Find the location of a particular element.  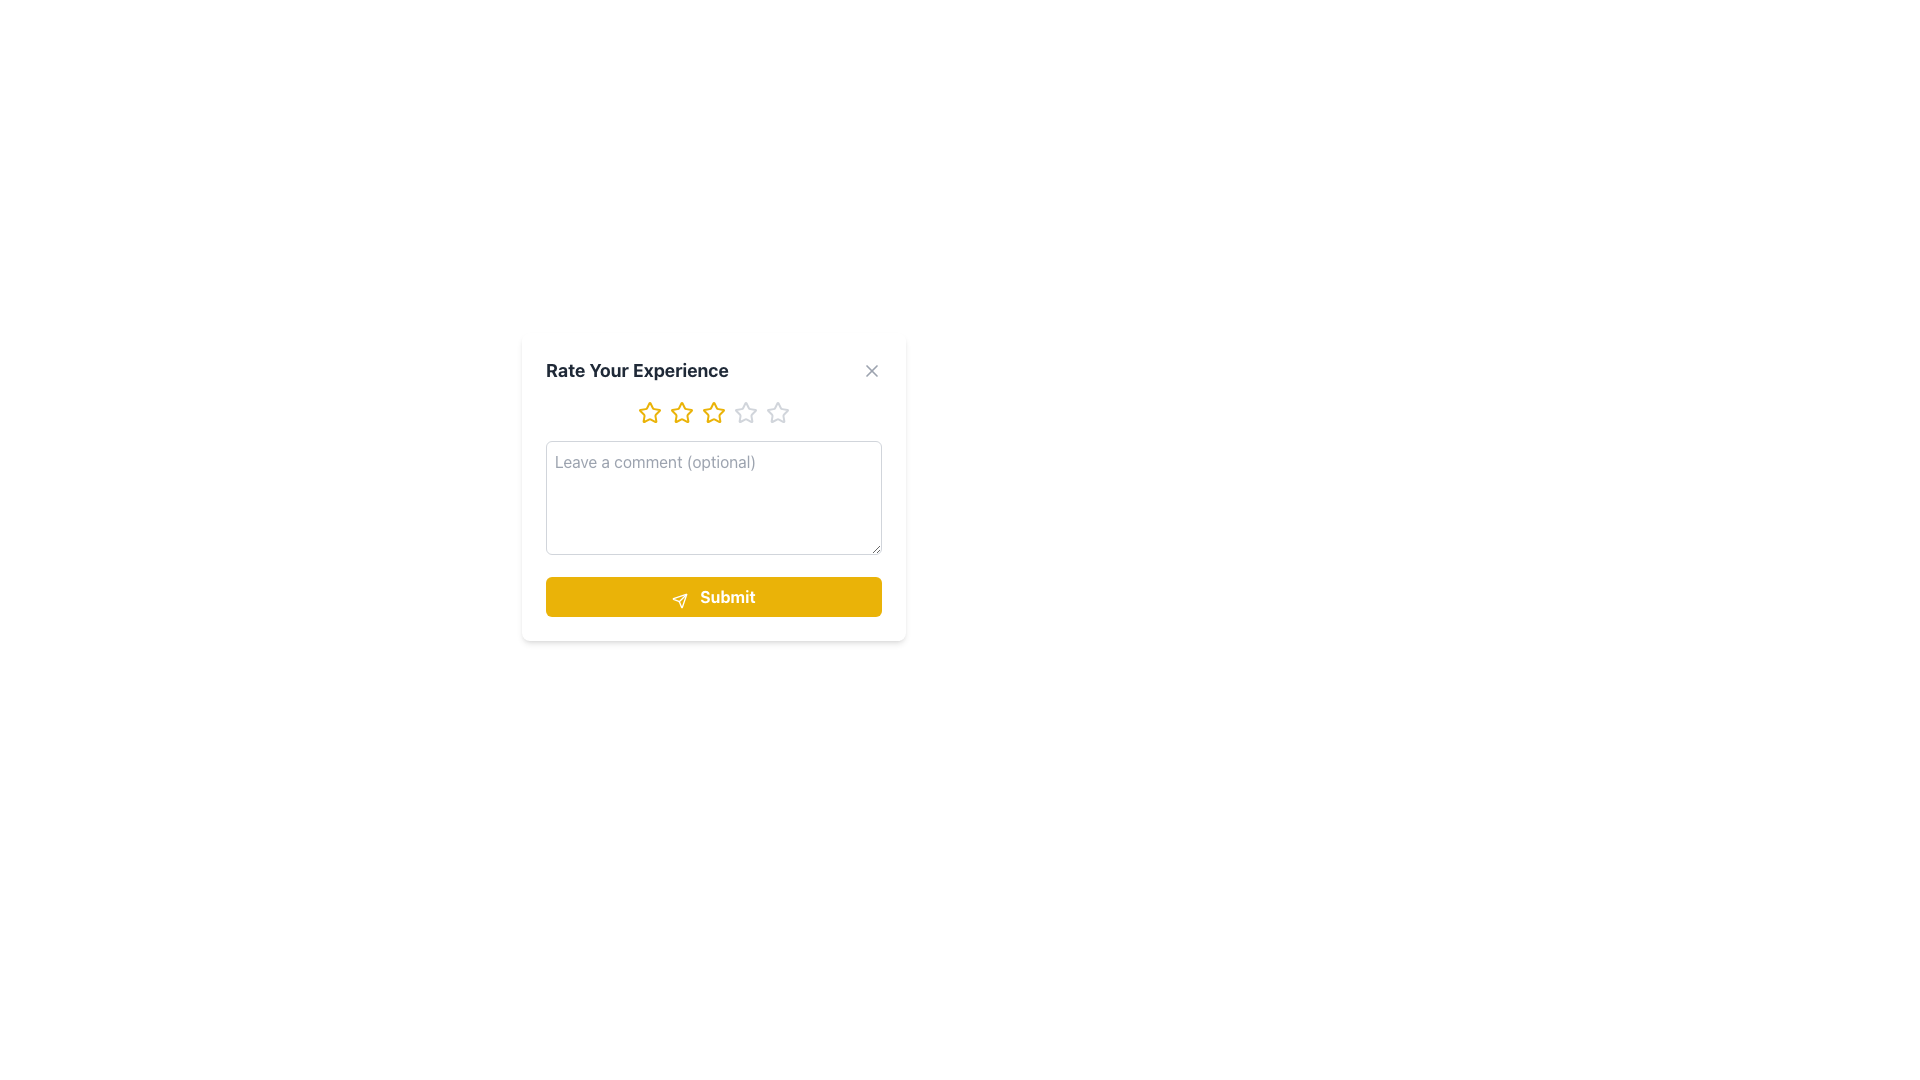

the close button located at the top-right corner of the 'Rate Your Experience' dialog box is located at coordinates (872, 370).